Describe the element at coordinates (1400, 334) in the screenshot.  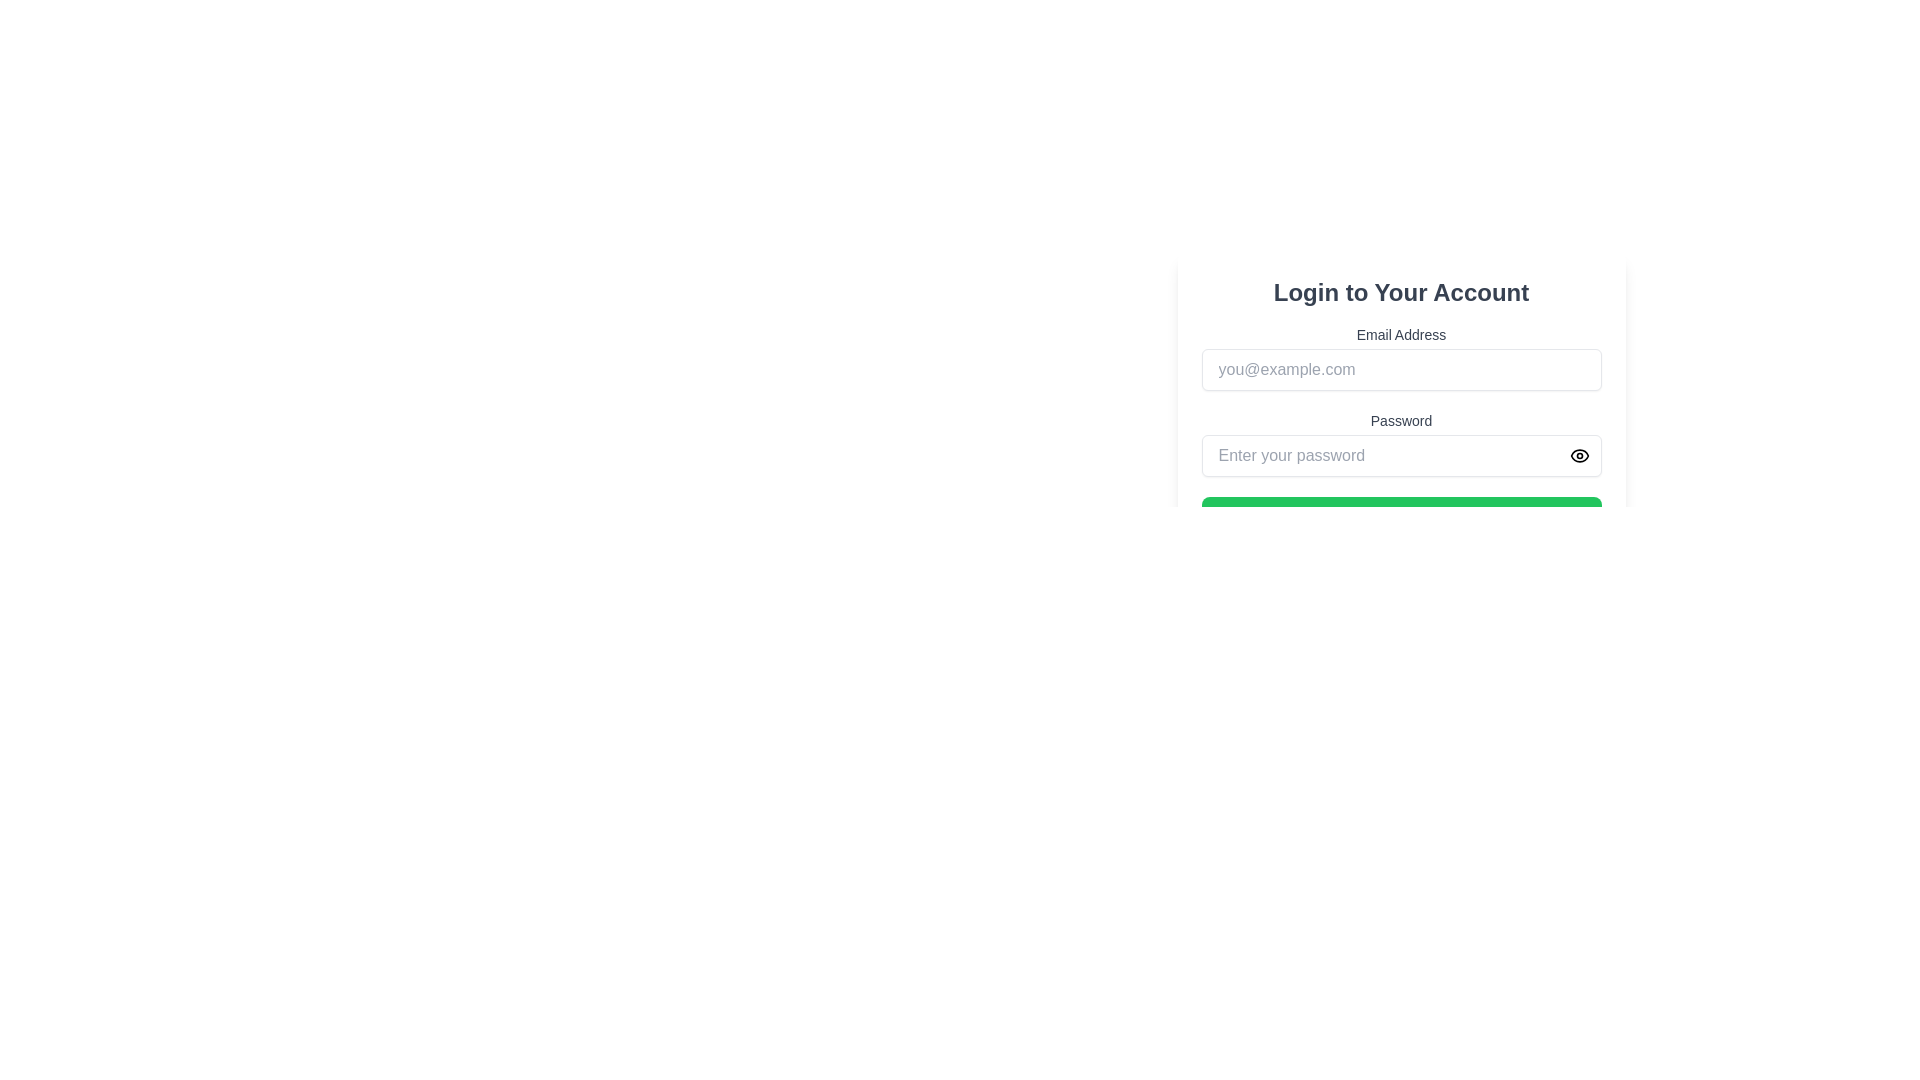
I see `the Text Label that informs the user about the email input field, located under the title 'Login to Your Account'` at that location.